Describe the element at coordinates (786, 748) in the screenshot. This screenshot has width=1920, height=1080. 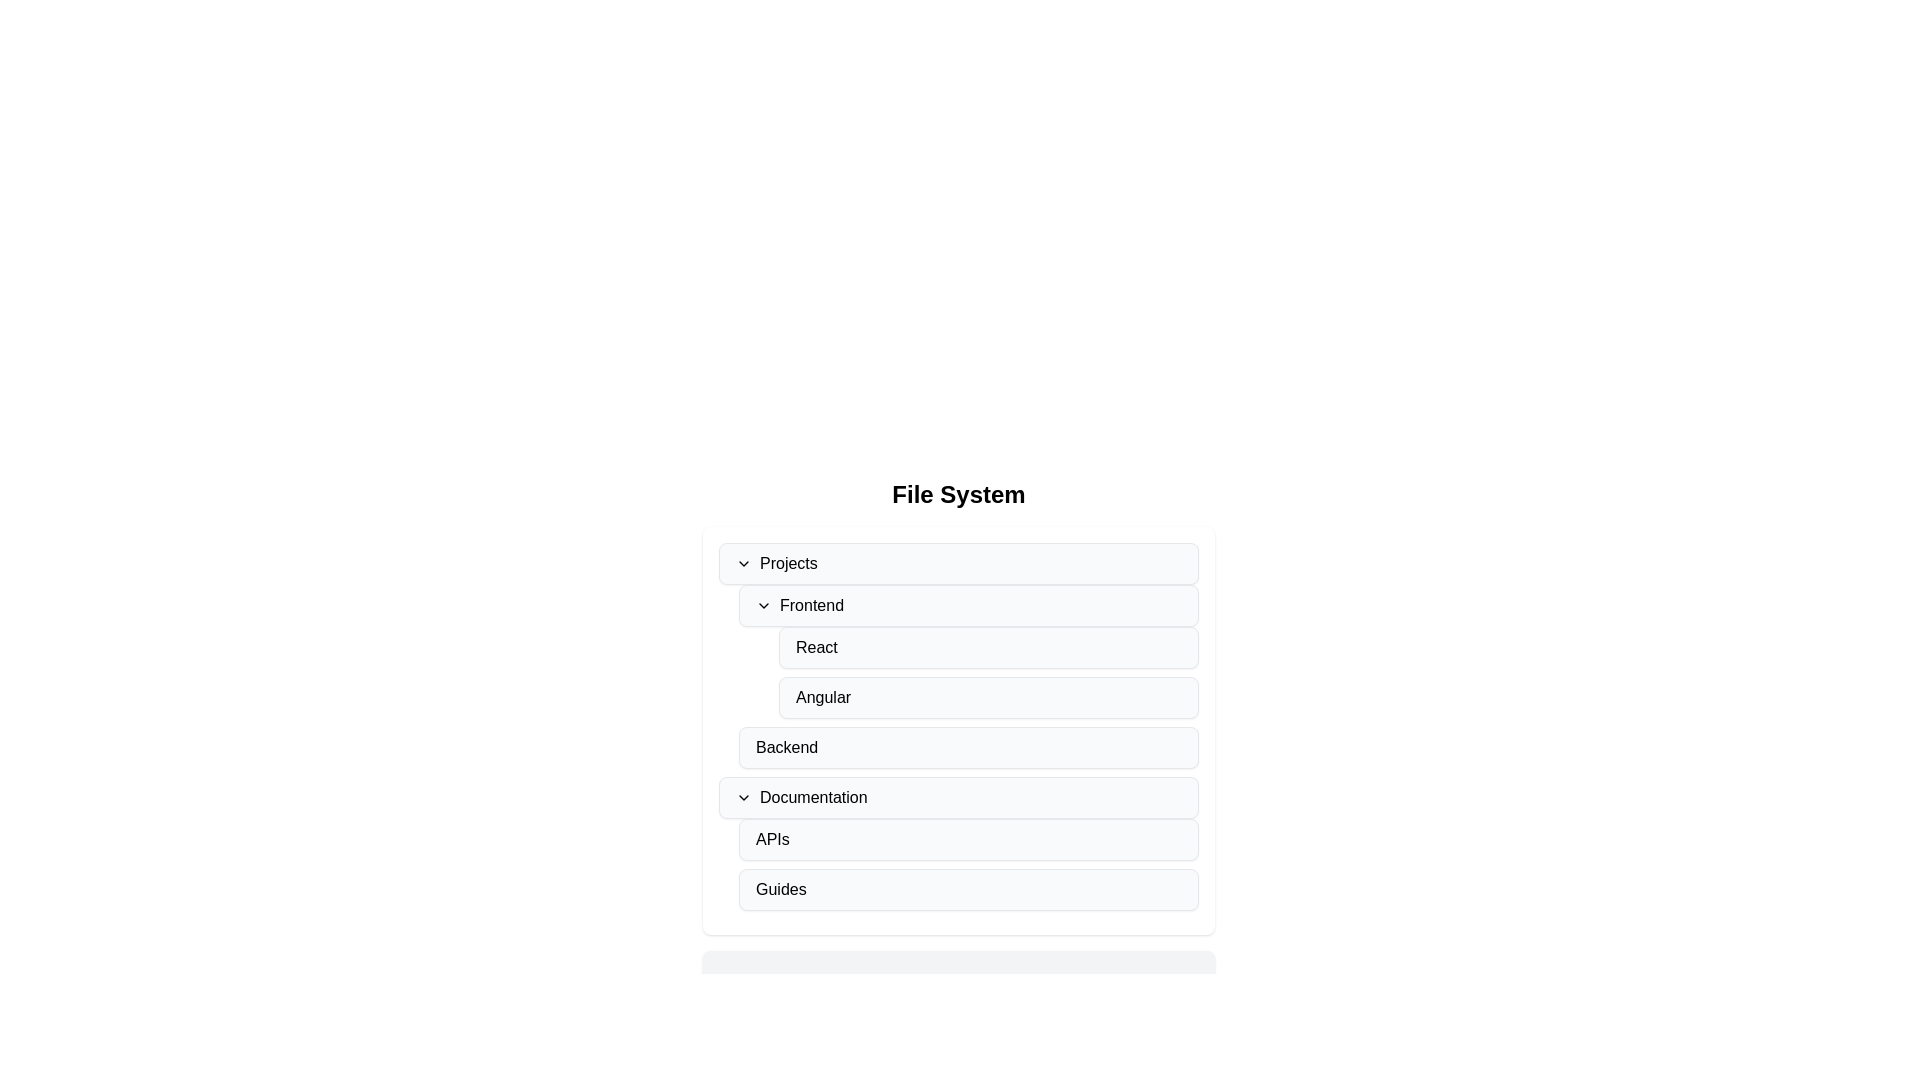
I see `the 'Backend' text-based navigational list item, which is displayed in a standard sans-serif font within a light gray rounded rectangle, located in the 'File System' interface under the 'Projects' section` at that location.